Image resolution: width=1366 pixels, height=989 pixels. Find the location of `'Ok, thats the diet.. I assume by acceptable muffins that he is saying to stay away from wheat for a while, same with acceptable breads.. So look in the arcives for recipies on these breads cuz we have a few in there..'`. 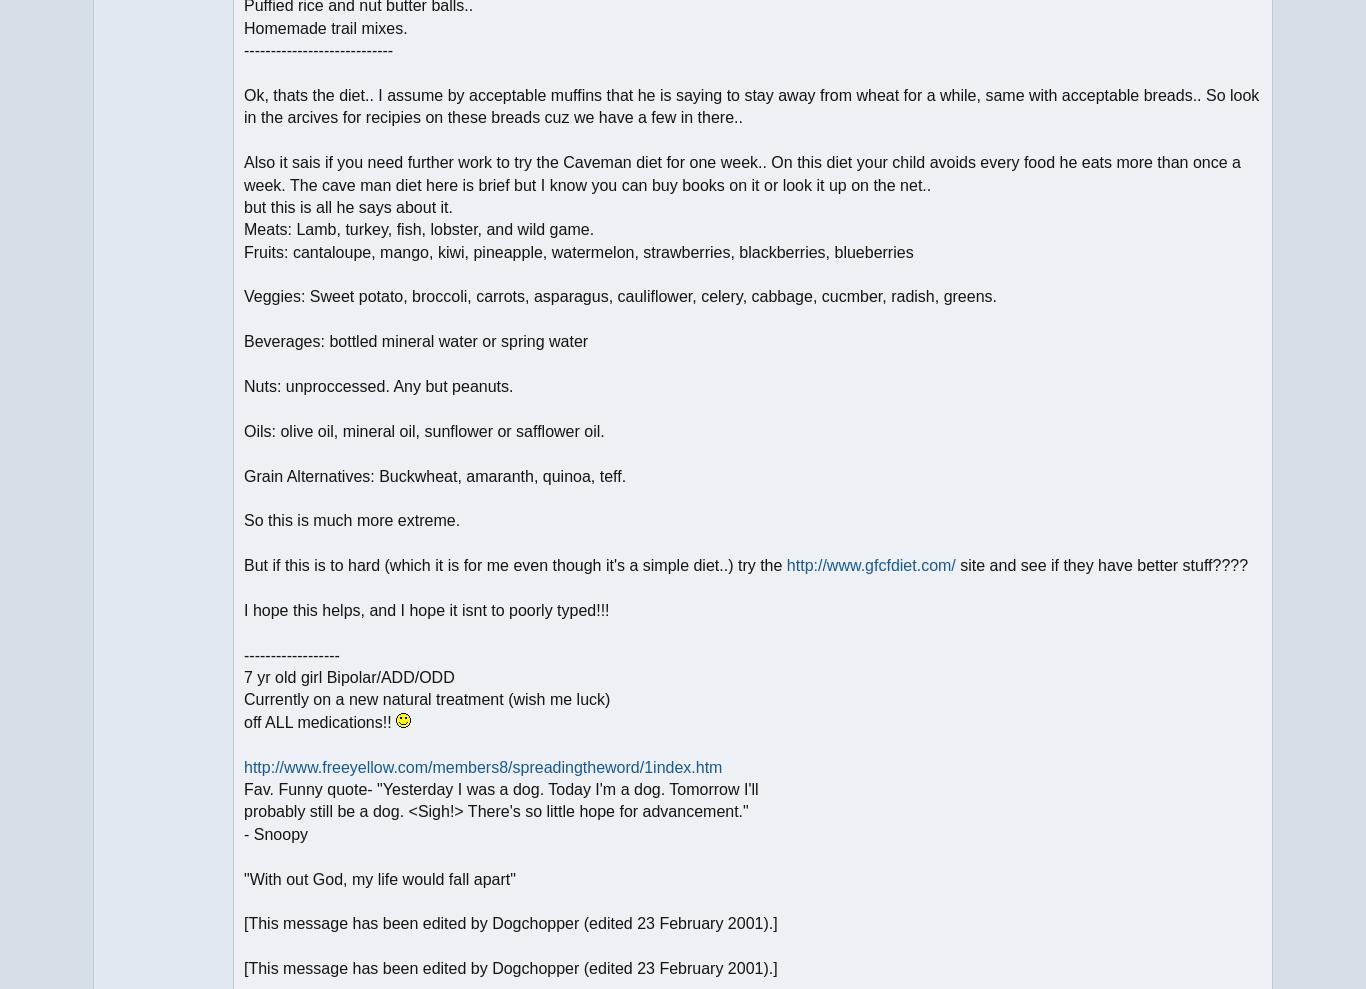

'Ok, thats the diet.. I assume by acceptable muffins that he is saying to stay away from wheat for a while, same with acceptable breads.. So look in the arcives for recipies on these breads cuz we have a few in there..' is located at coordinates (243, 106).